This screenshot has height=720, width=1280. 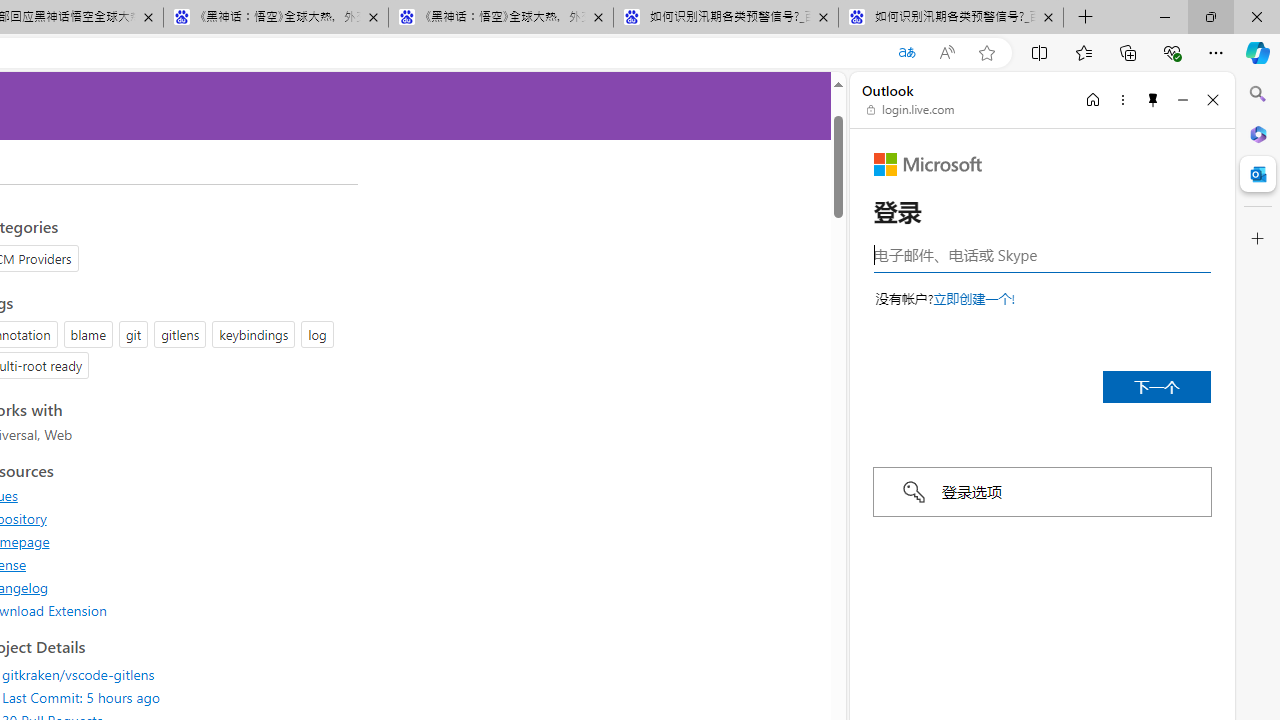 I want to click on 'Unpin side pane', so click(x=1153, y=99).